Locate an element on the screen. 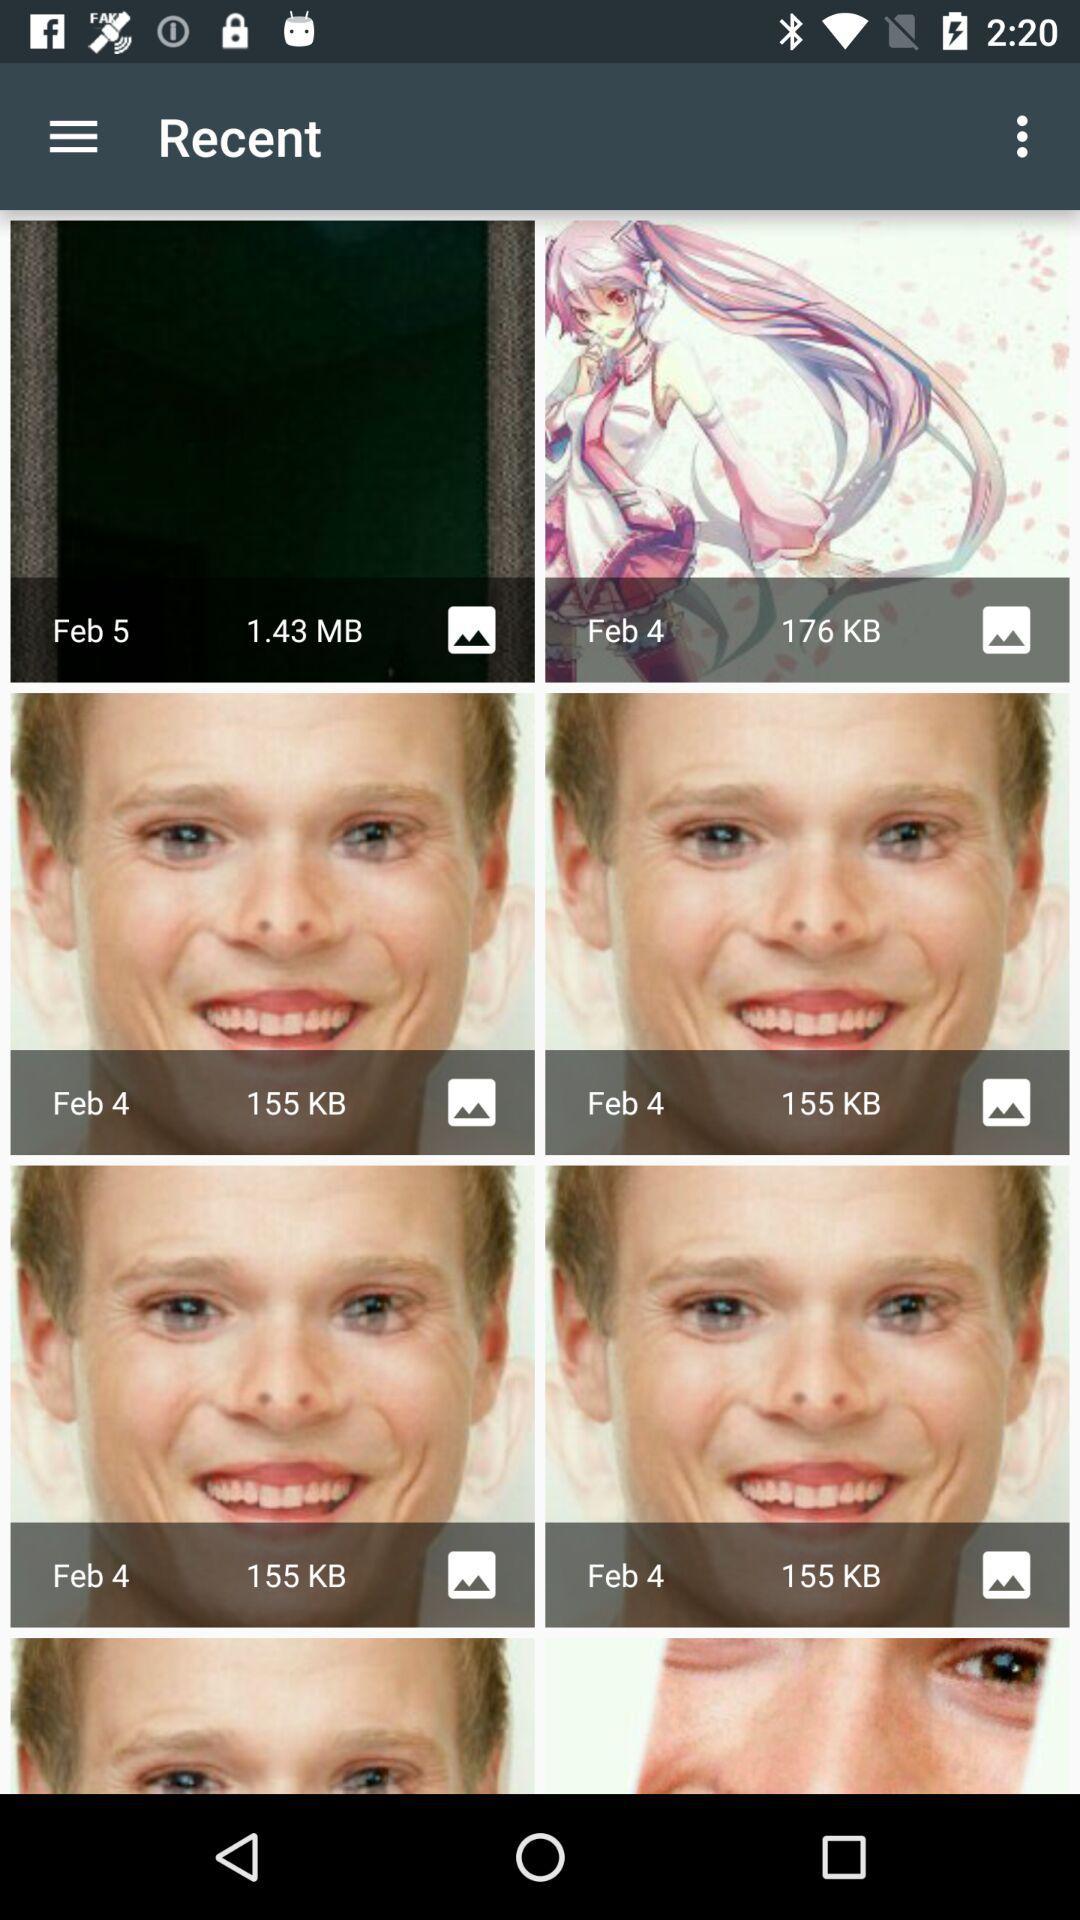 The height and width of the screenshot is (1920, 1080). the app next to the recent is located at coordinates (1027, 135).